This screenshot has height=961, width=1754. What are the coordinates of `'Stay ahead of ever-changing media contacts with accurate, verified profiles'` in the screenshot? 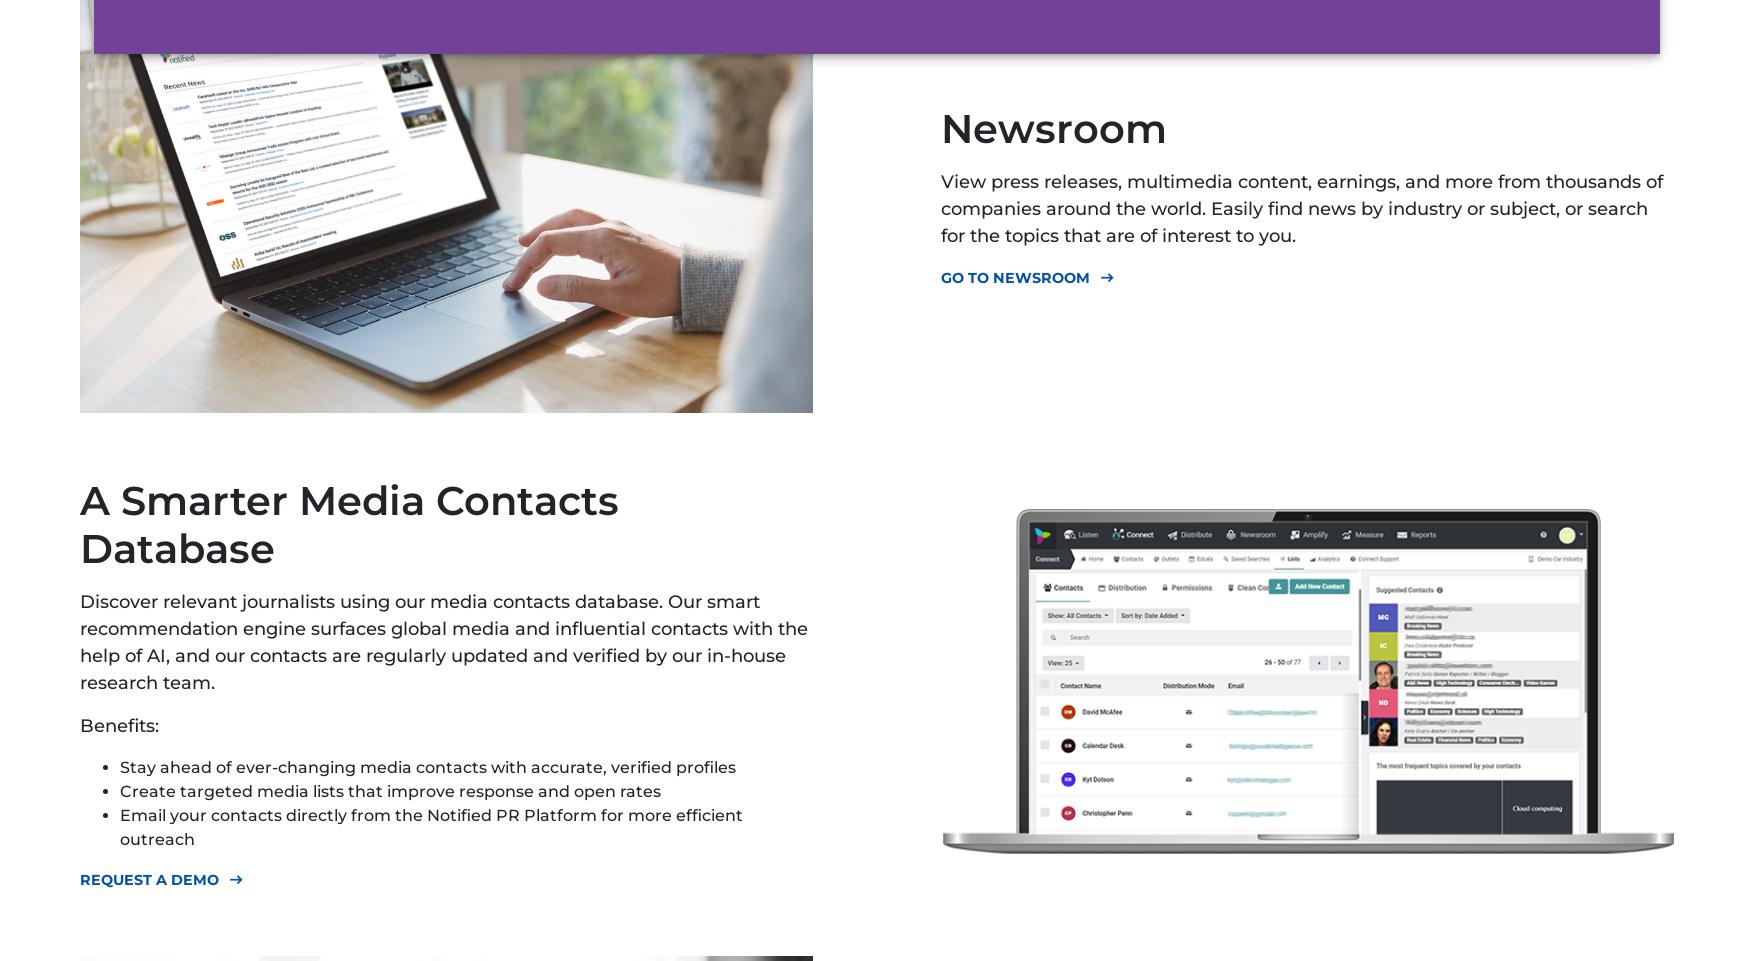 It's located at (427, 766).